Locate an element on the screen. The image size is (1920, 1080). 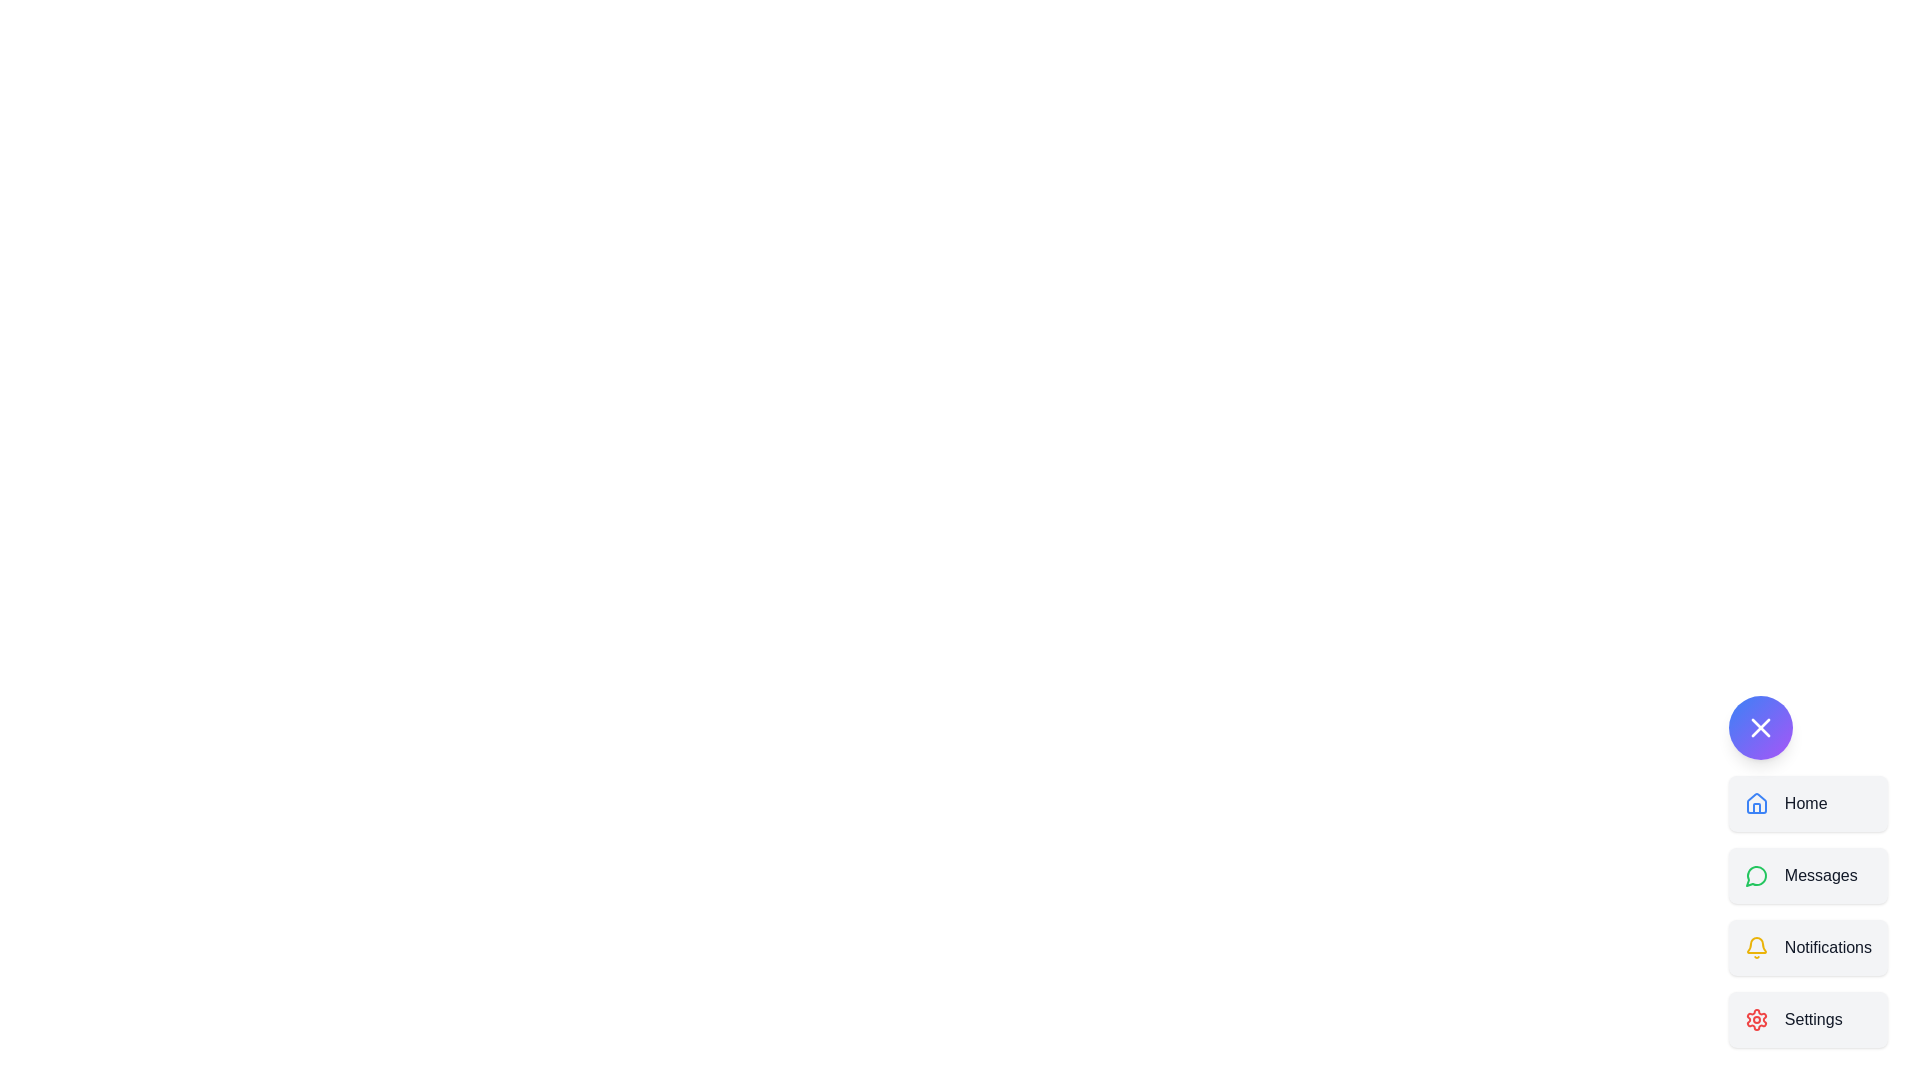
the 'Home' text label which is located within the first button of a vertical list of interactive elements, positioned to the right of a house-shaped icon is located at coordinates (1806, 802).